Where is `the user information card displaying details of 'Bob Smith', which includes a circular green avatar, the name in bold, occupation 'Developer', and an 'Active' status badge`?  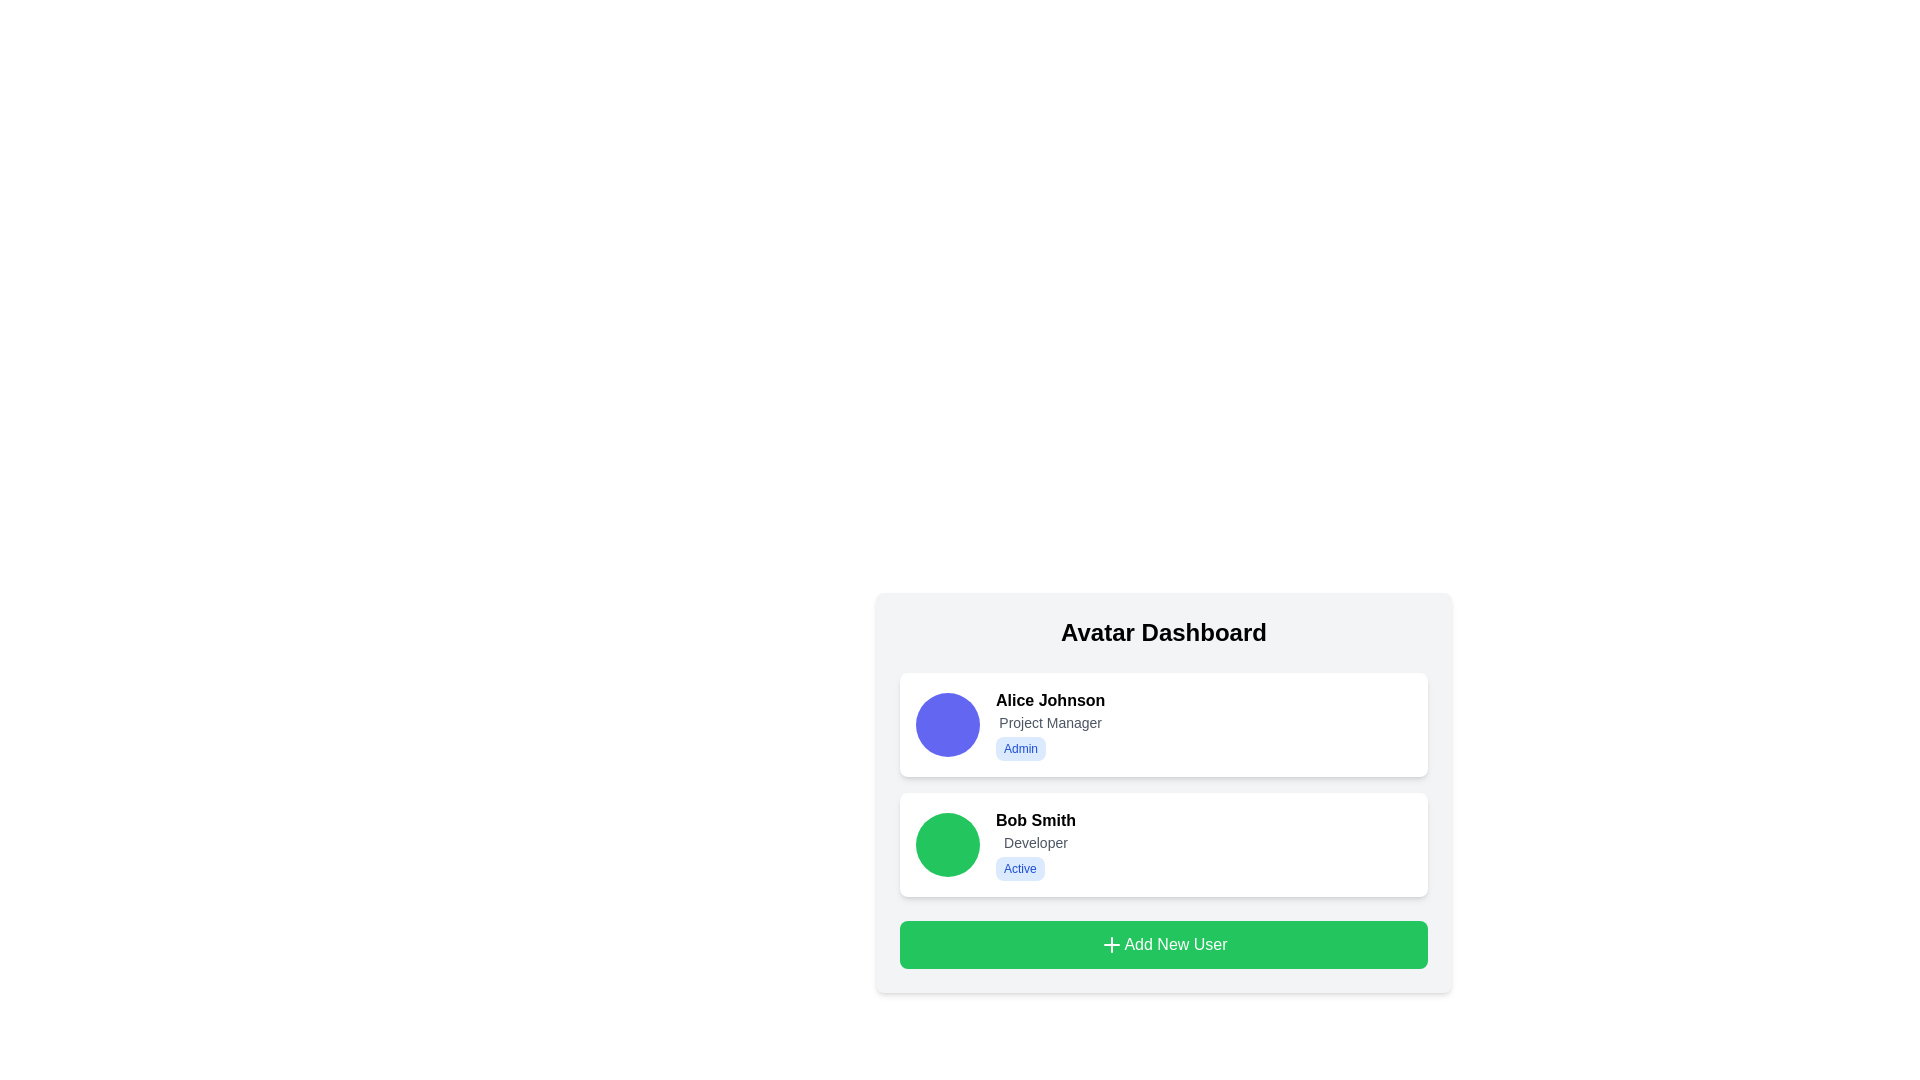
the user information card displaying details of 'Bob Smith', which includes a circular green avatar, the name in bold, occupation 'Developer', and an 'Active' status badge is located at coordinates (1163, 844).